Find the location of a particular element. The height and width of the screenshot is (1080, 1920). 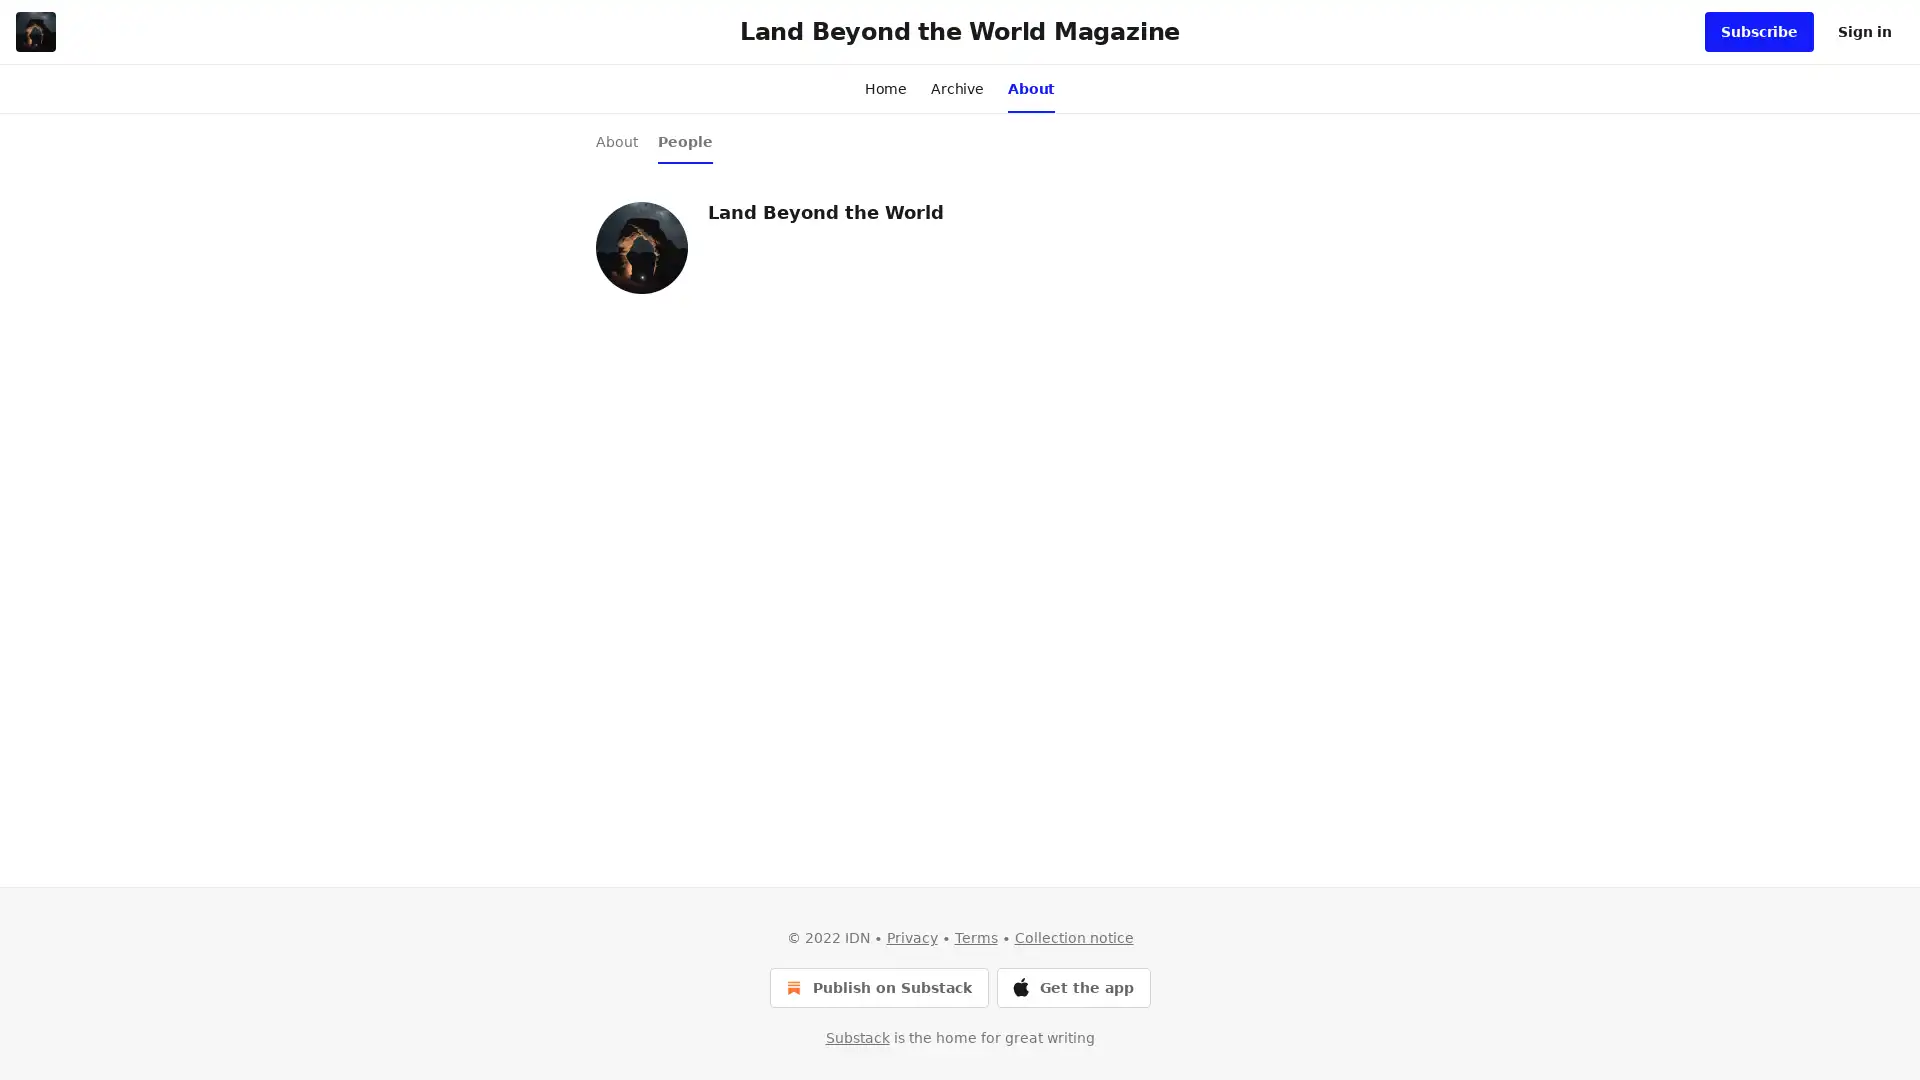

Sign in is located at coordinates (1864, 31).